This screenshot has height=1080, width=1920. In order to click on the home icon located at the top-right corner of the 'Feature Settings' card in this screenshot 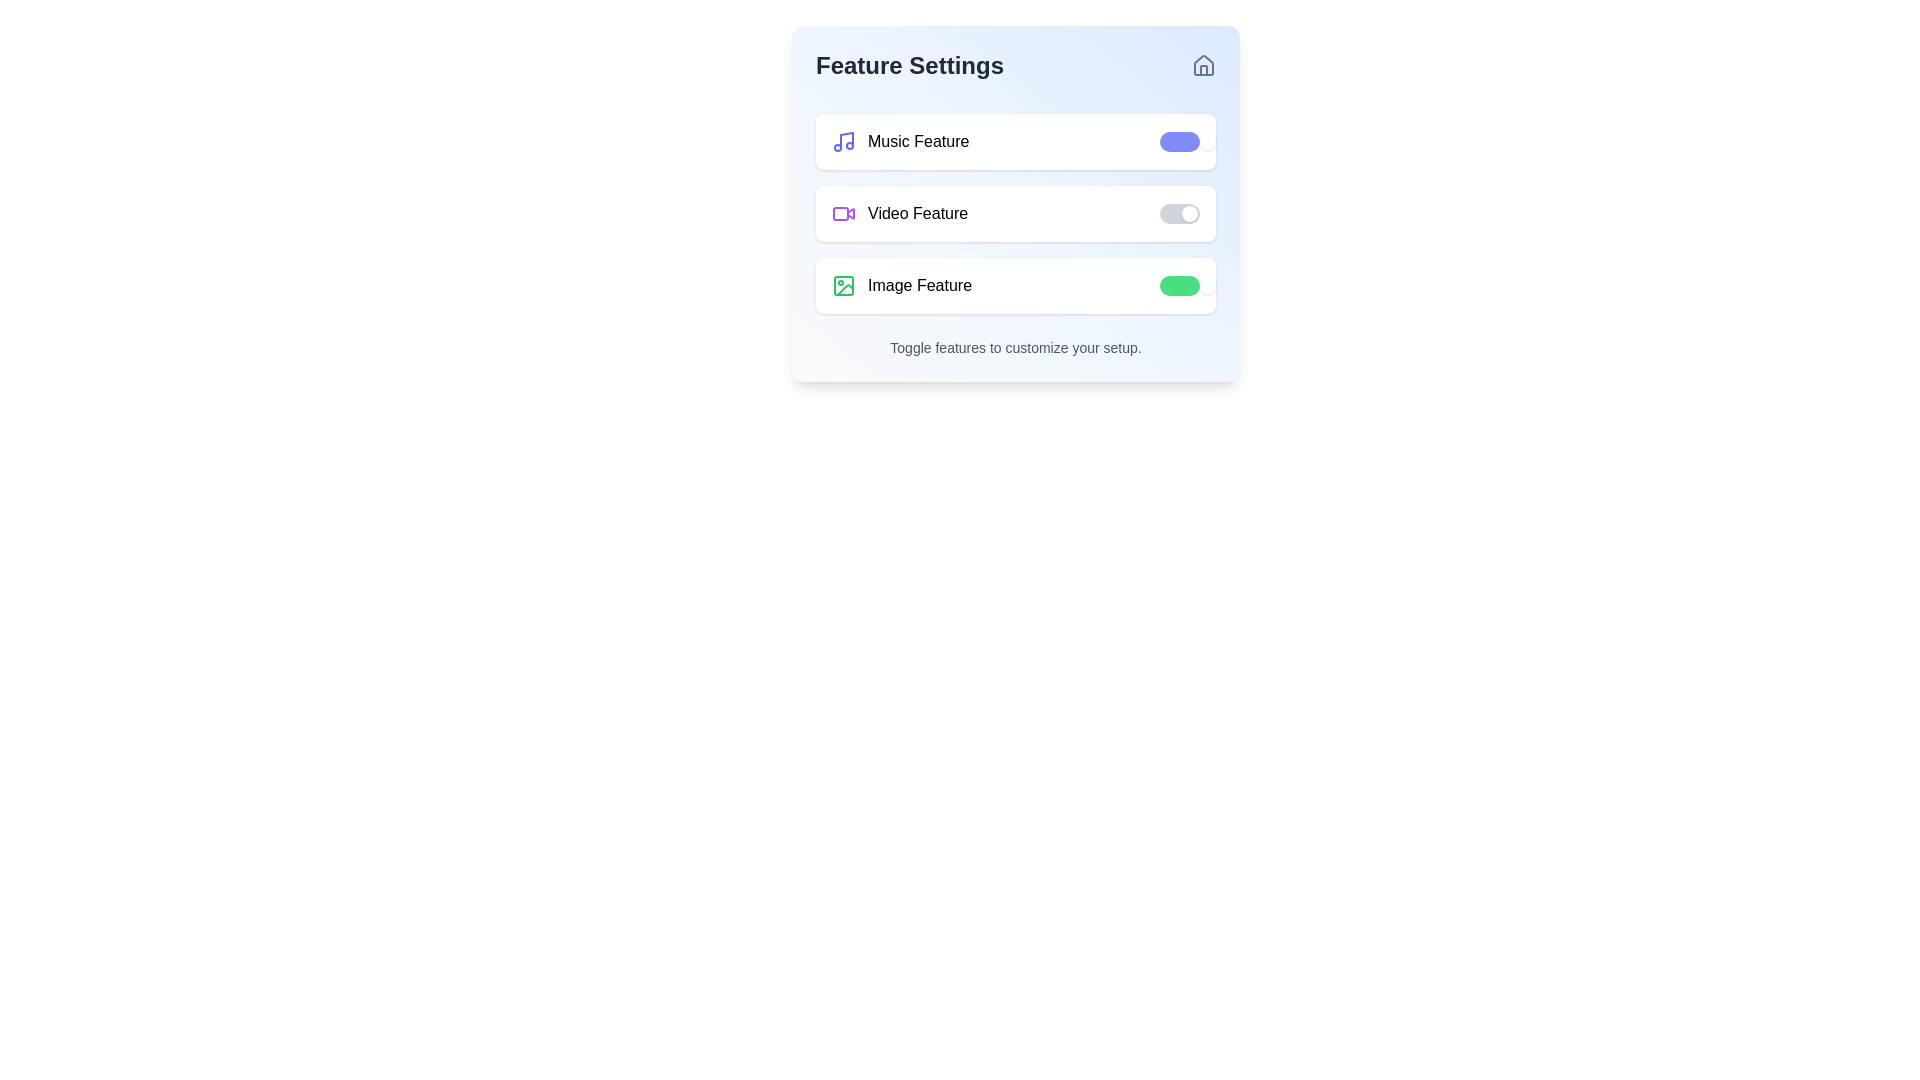, I will do `click(1203, 64)`.